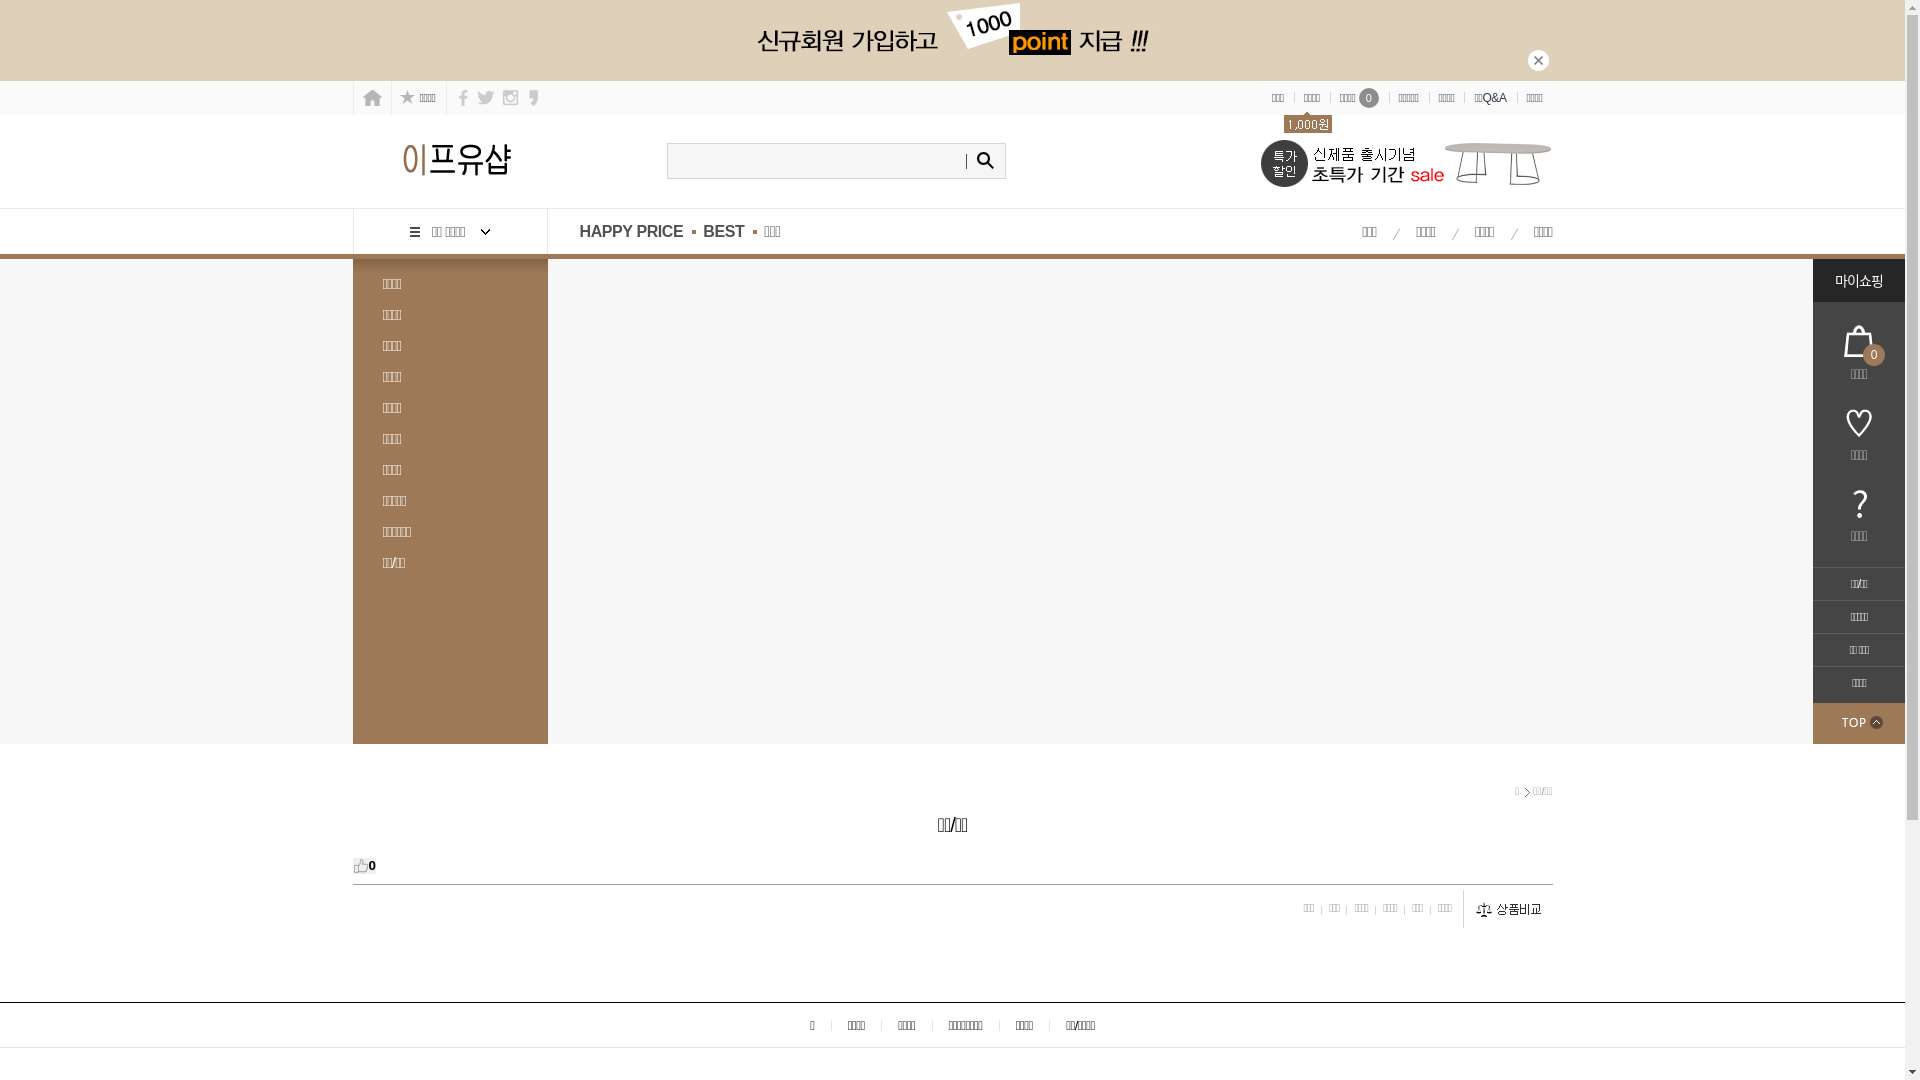  What do you see at coordinates (619, 230) in the screenshot?
I see `'HAPPY PRICE'` at bounding box center [619, 230].